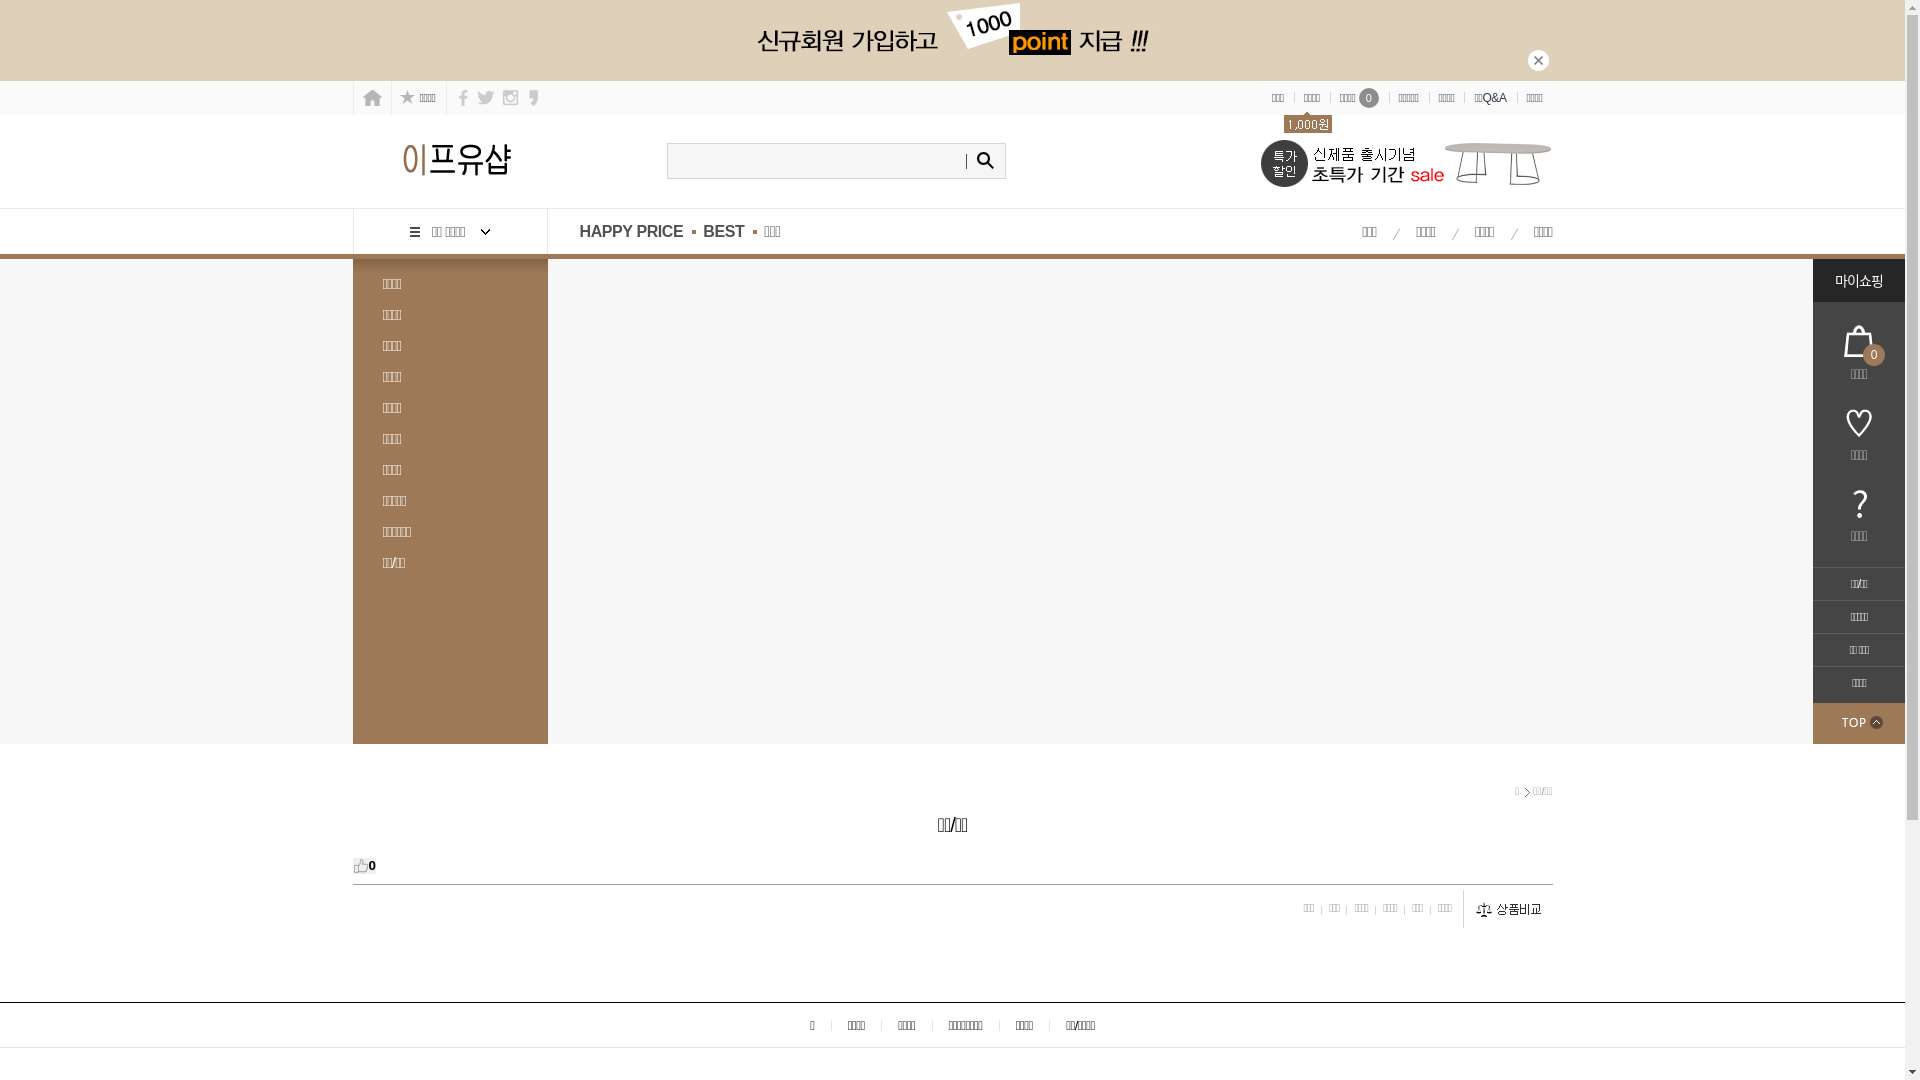  What do you see at coordinates (619, 230) in the screenshot?
I see `'HAPPY PRICE'` at bounding box center [619, 230].